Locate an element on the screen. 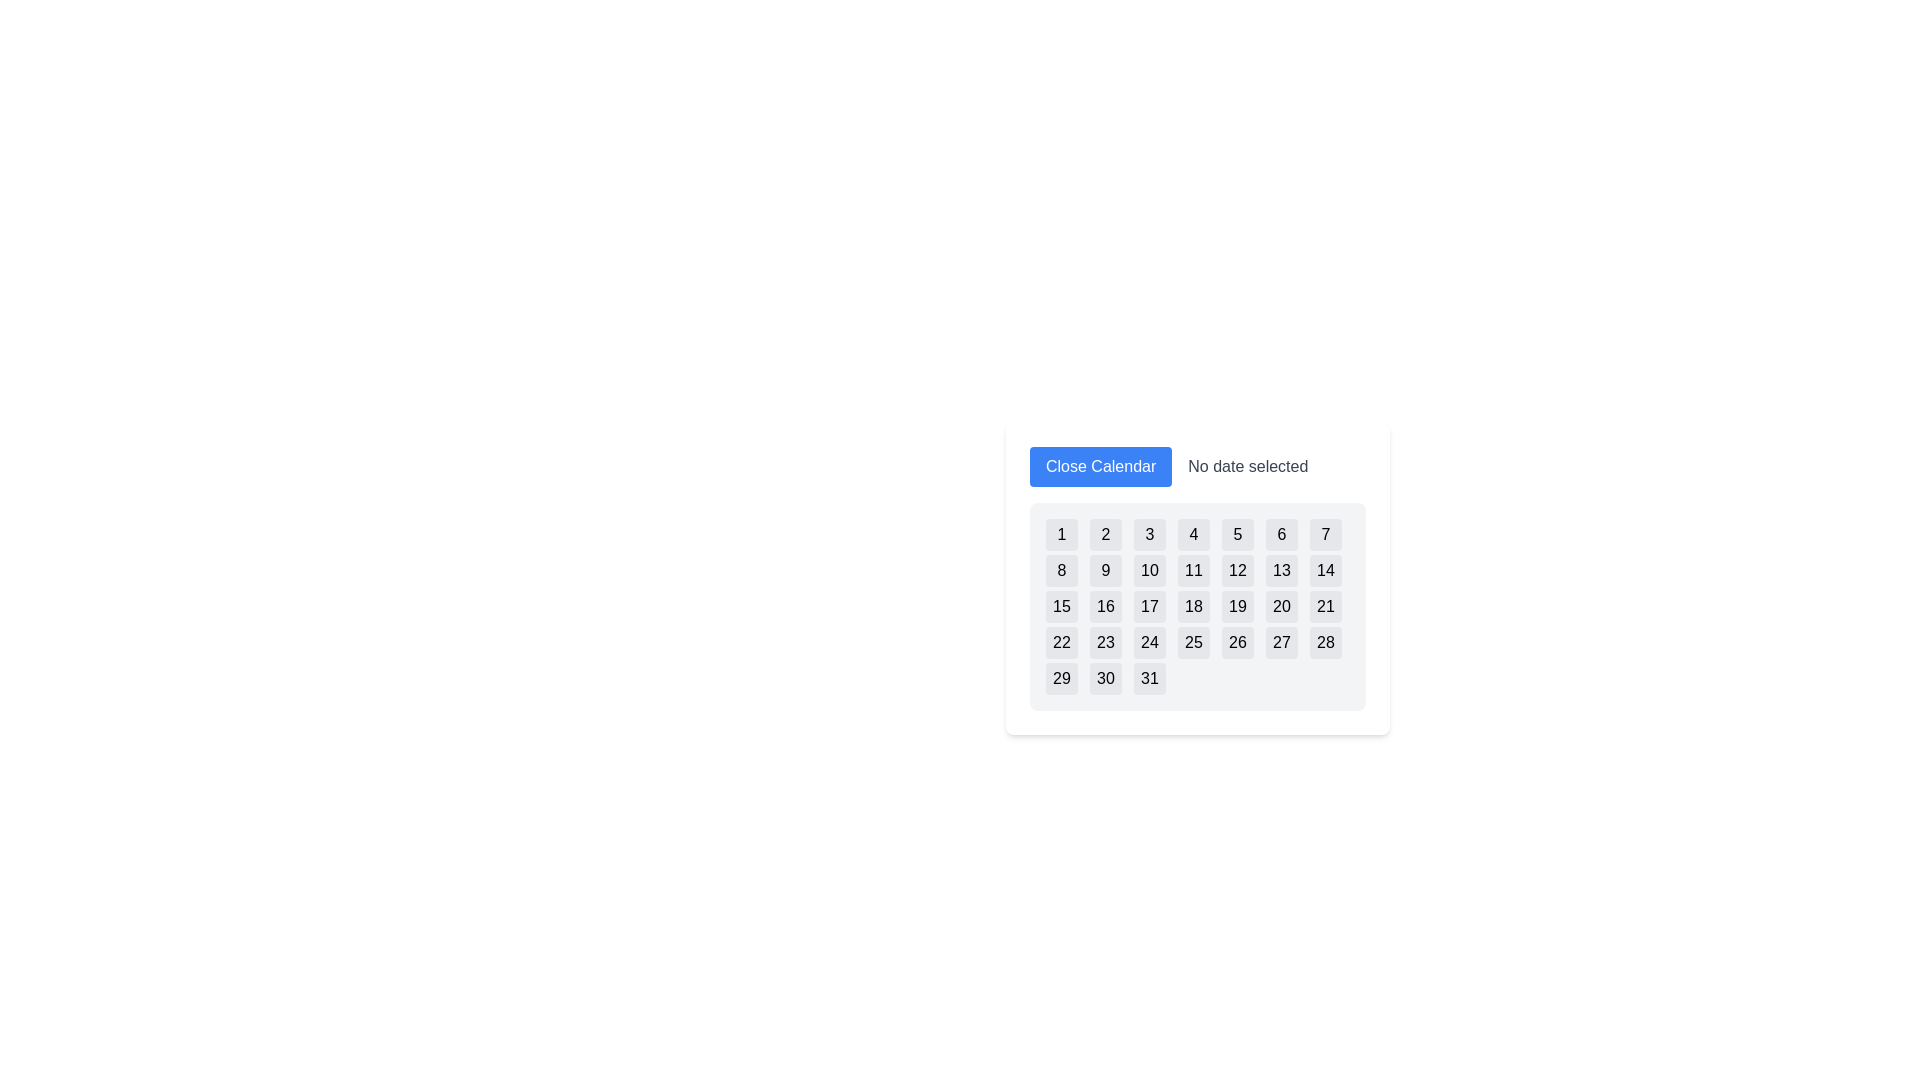 The width and height of the screenshot is (1920, 1080). the calendar date button representing the 23rd day of the month is located at coordinates (1104, 643).